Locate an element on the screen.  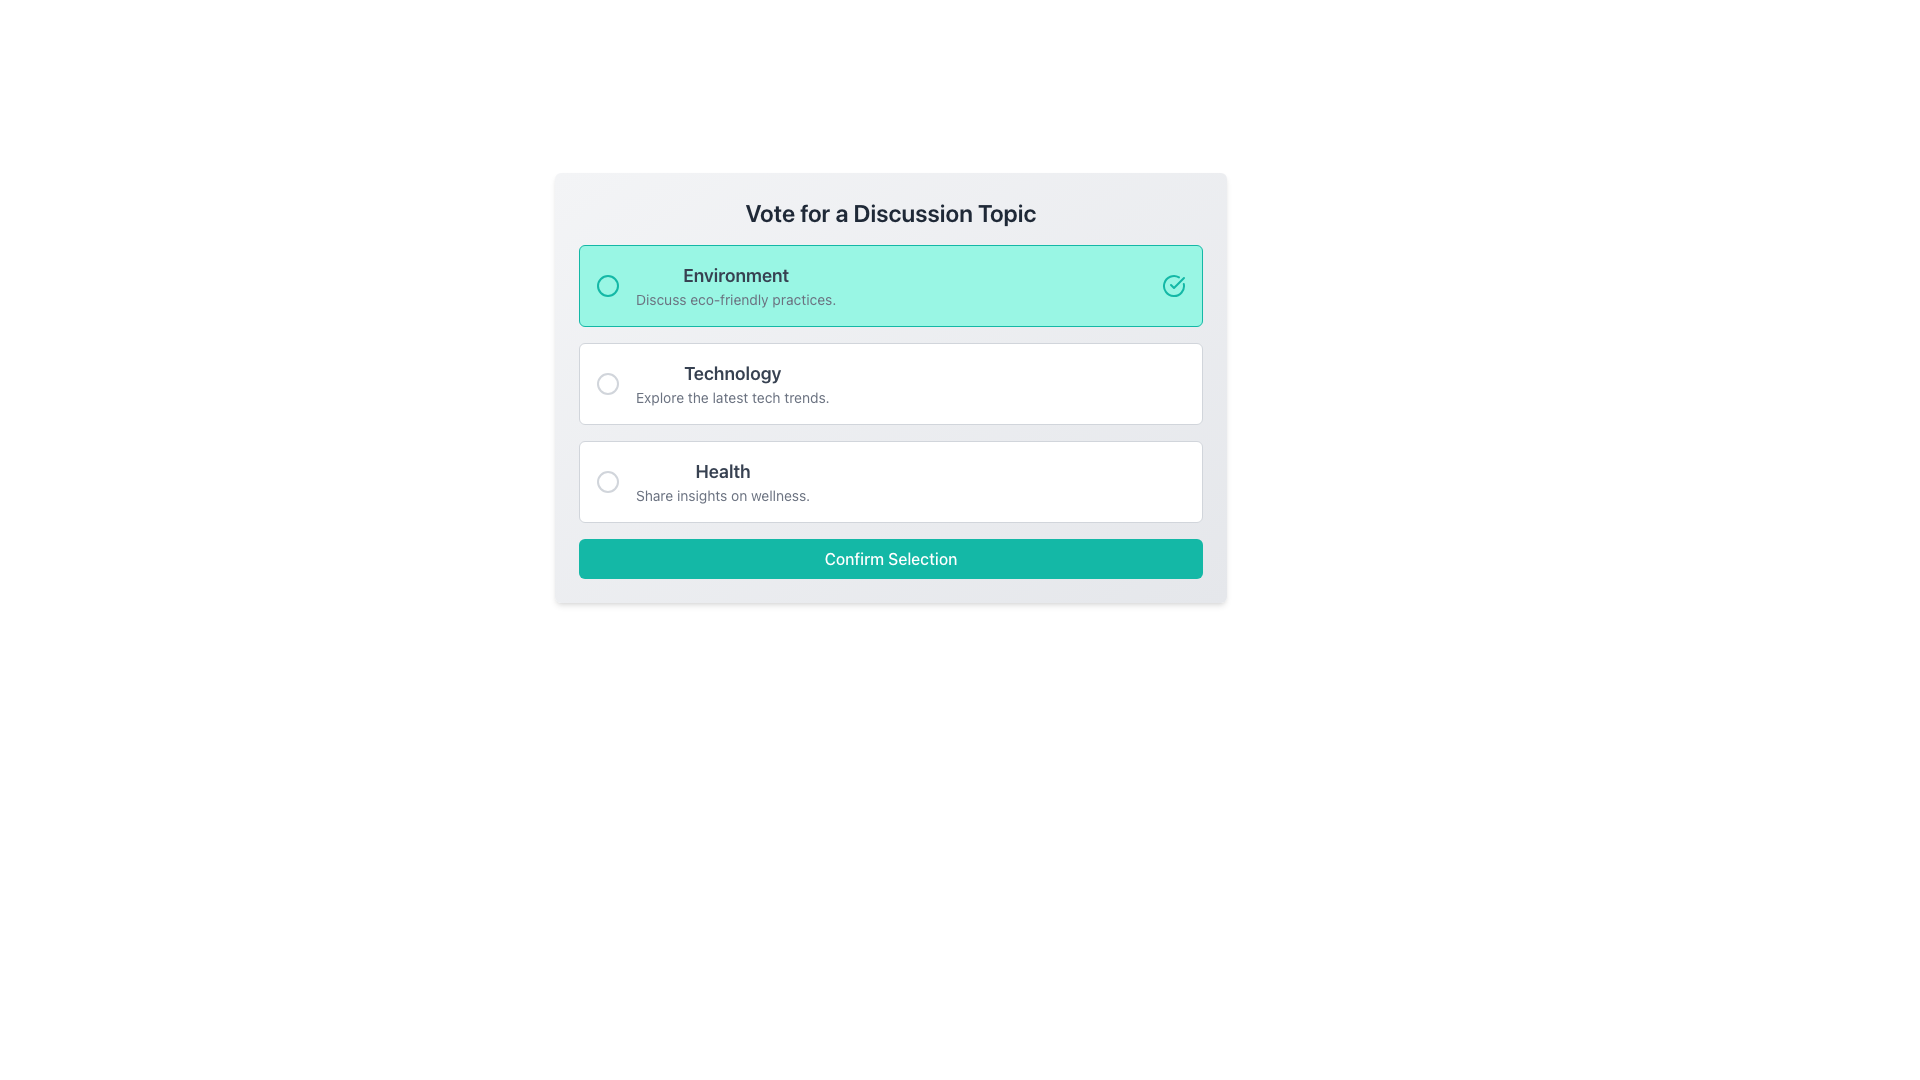
the circular indicator on the left side of the 'Environment' option is located at coordinates (607, 285).